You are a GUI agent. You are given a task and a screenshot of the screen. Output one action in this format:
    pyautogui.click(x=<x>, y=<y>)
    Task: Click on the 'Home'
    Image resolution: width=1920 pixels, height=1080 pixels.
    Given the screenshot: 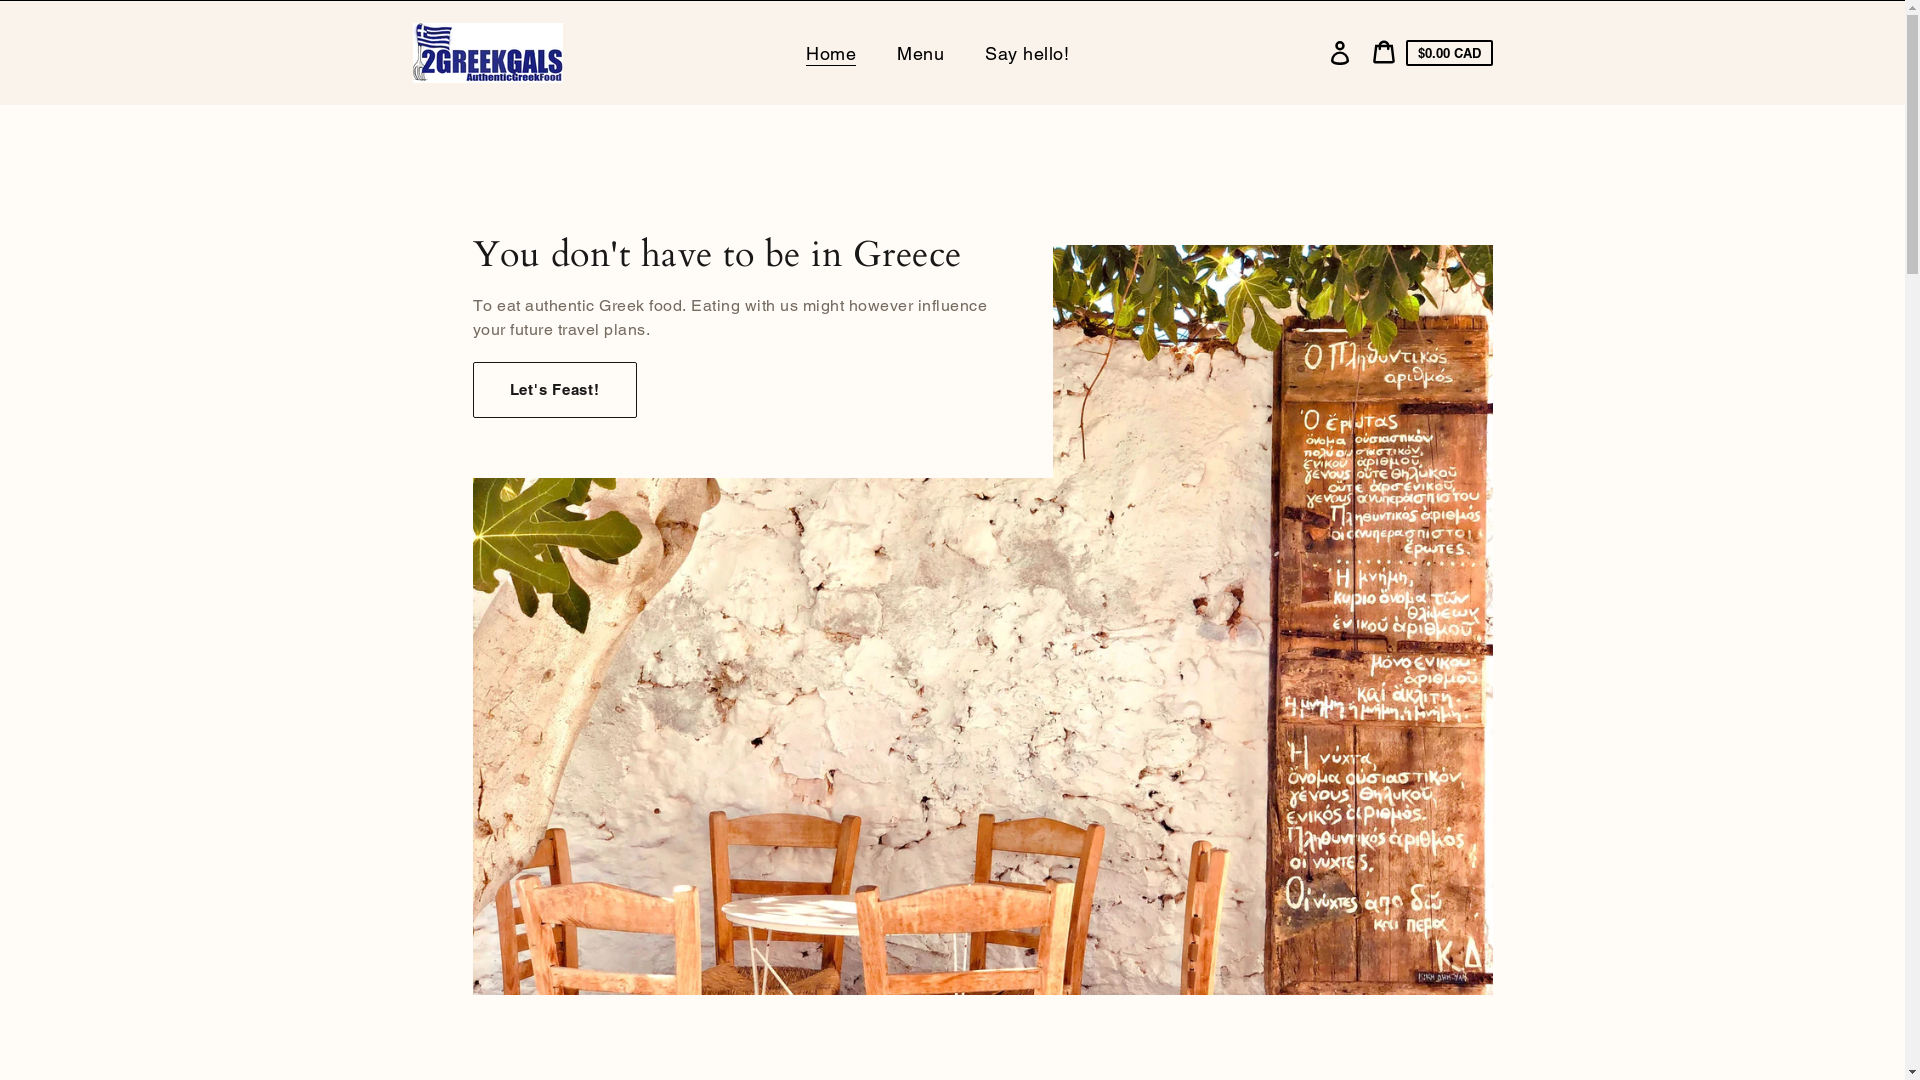 What is the action you would take?
    pyautogui.click(x=786, y=52)
    